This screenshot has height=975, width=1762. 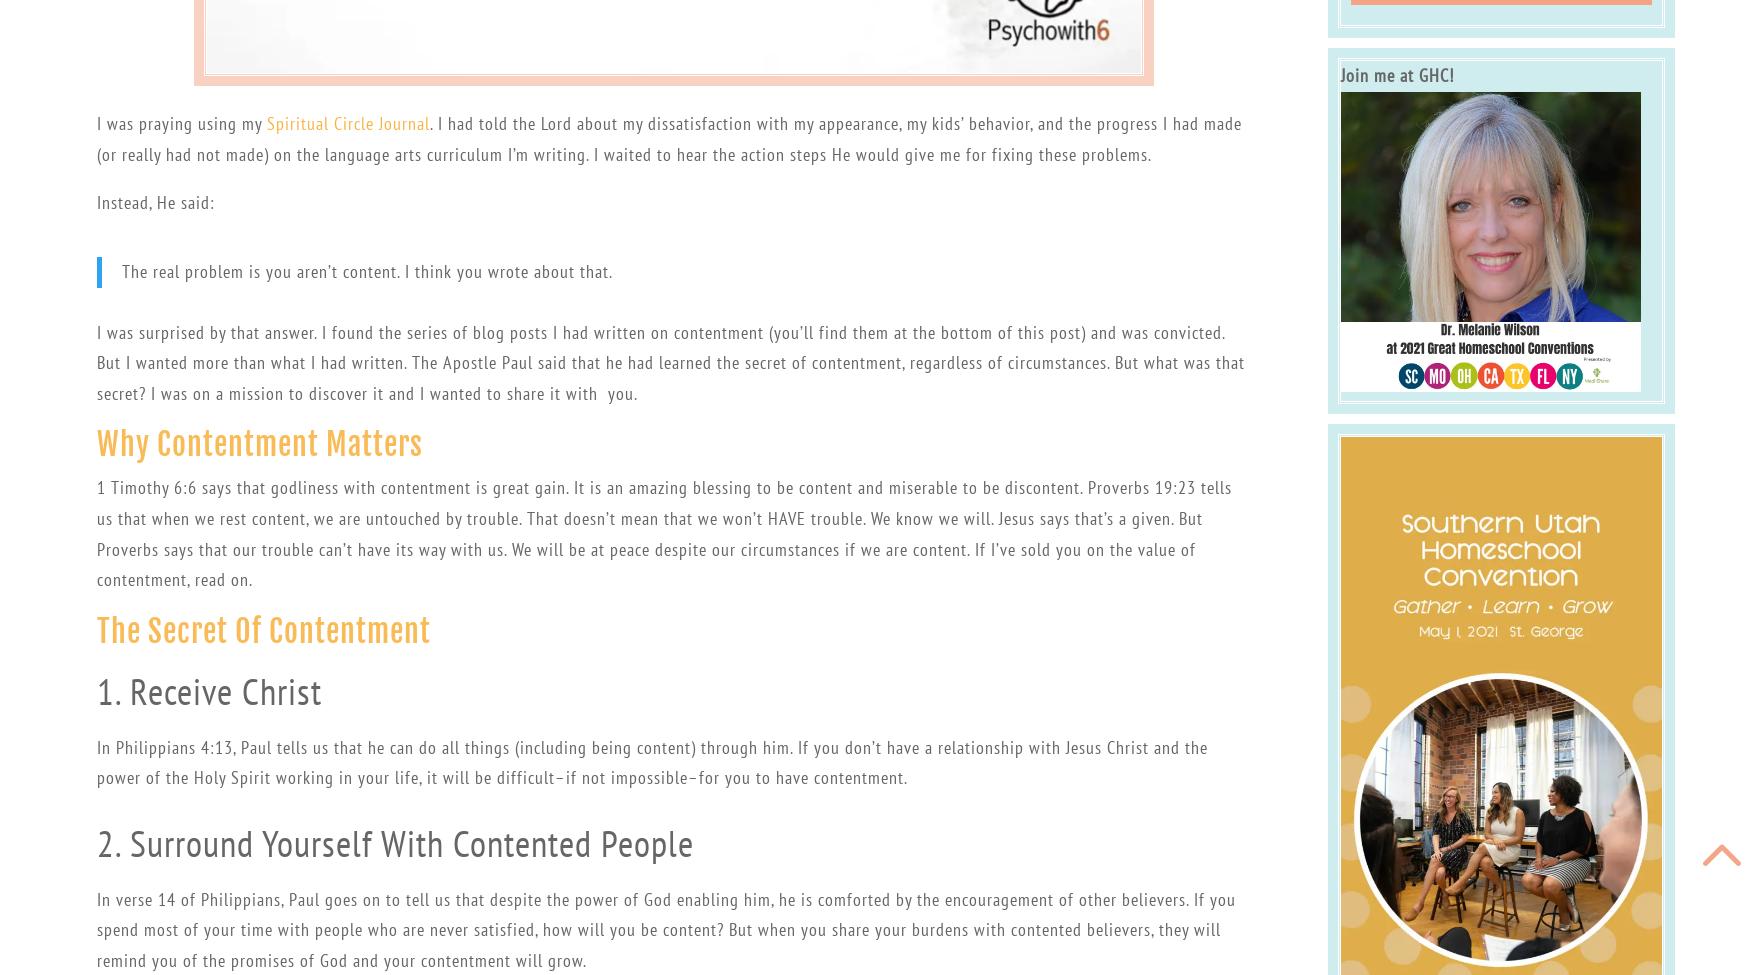 What do you see at coordinates (366, 270) in the screenshot?
I see `'The real problem is you aren’t content. I think you wrote about that.'` at bounding box center [366, 270].